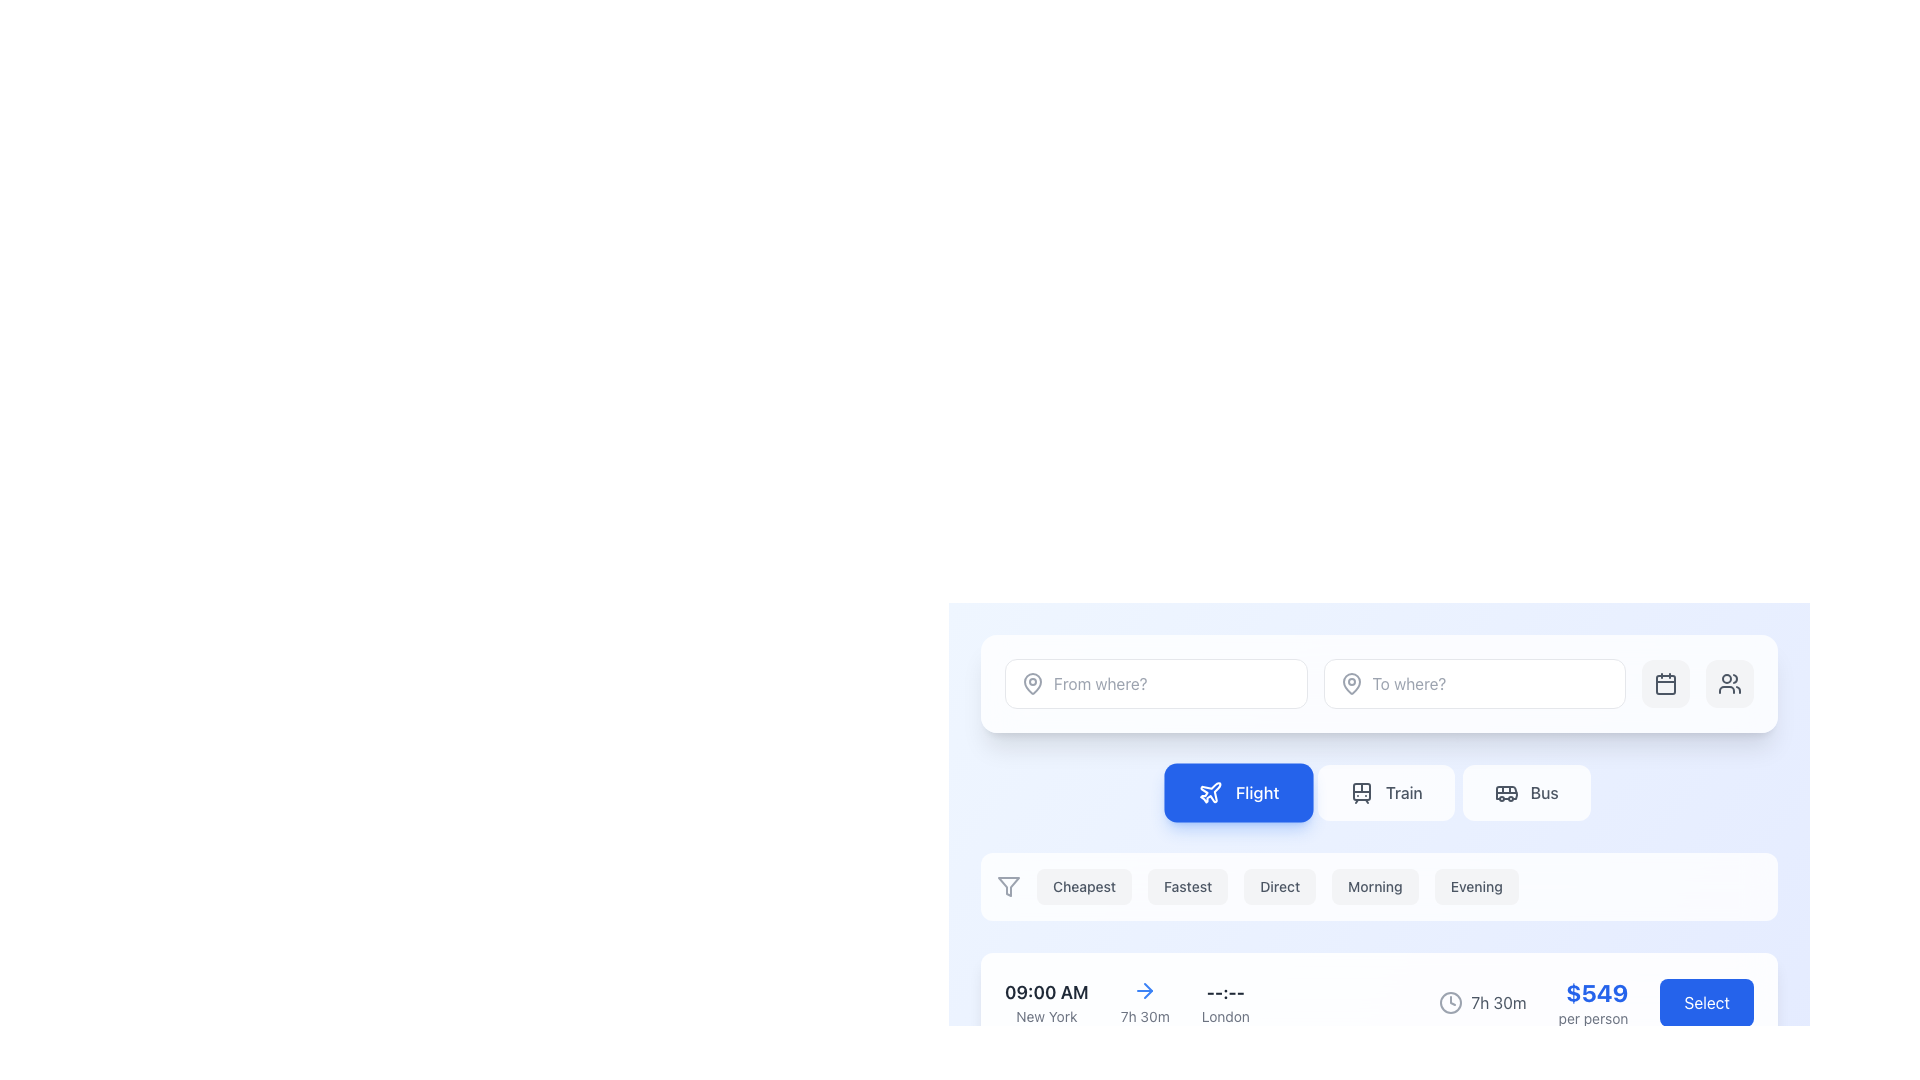  What do you see at coordinates (1596, 992) in the screenshot?
I see `the bold blue text label displaying the amount '$549' in the pricing section of the flight booking interface, which is positioned above the text 'per person' and to the left of the 'Select' button` at bounding box center [1596, 992].